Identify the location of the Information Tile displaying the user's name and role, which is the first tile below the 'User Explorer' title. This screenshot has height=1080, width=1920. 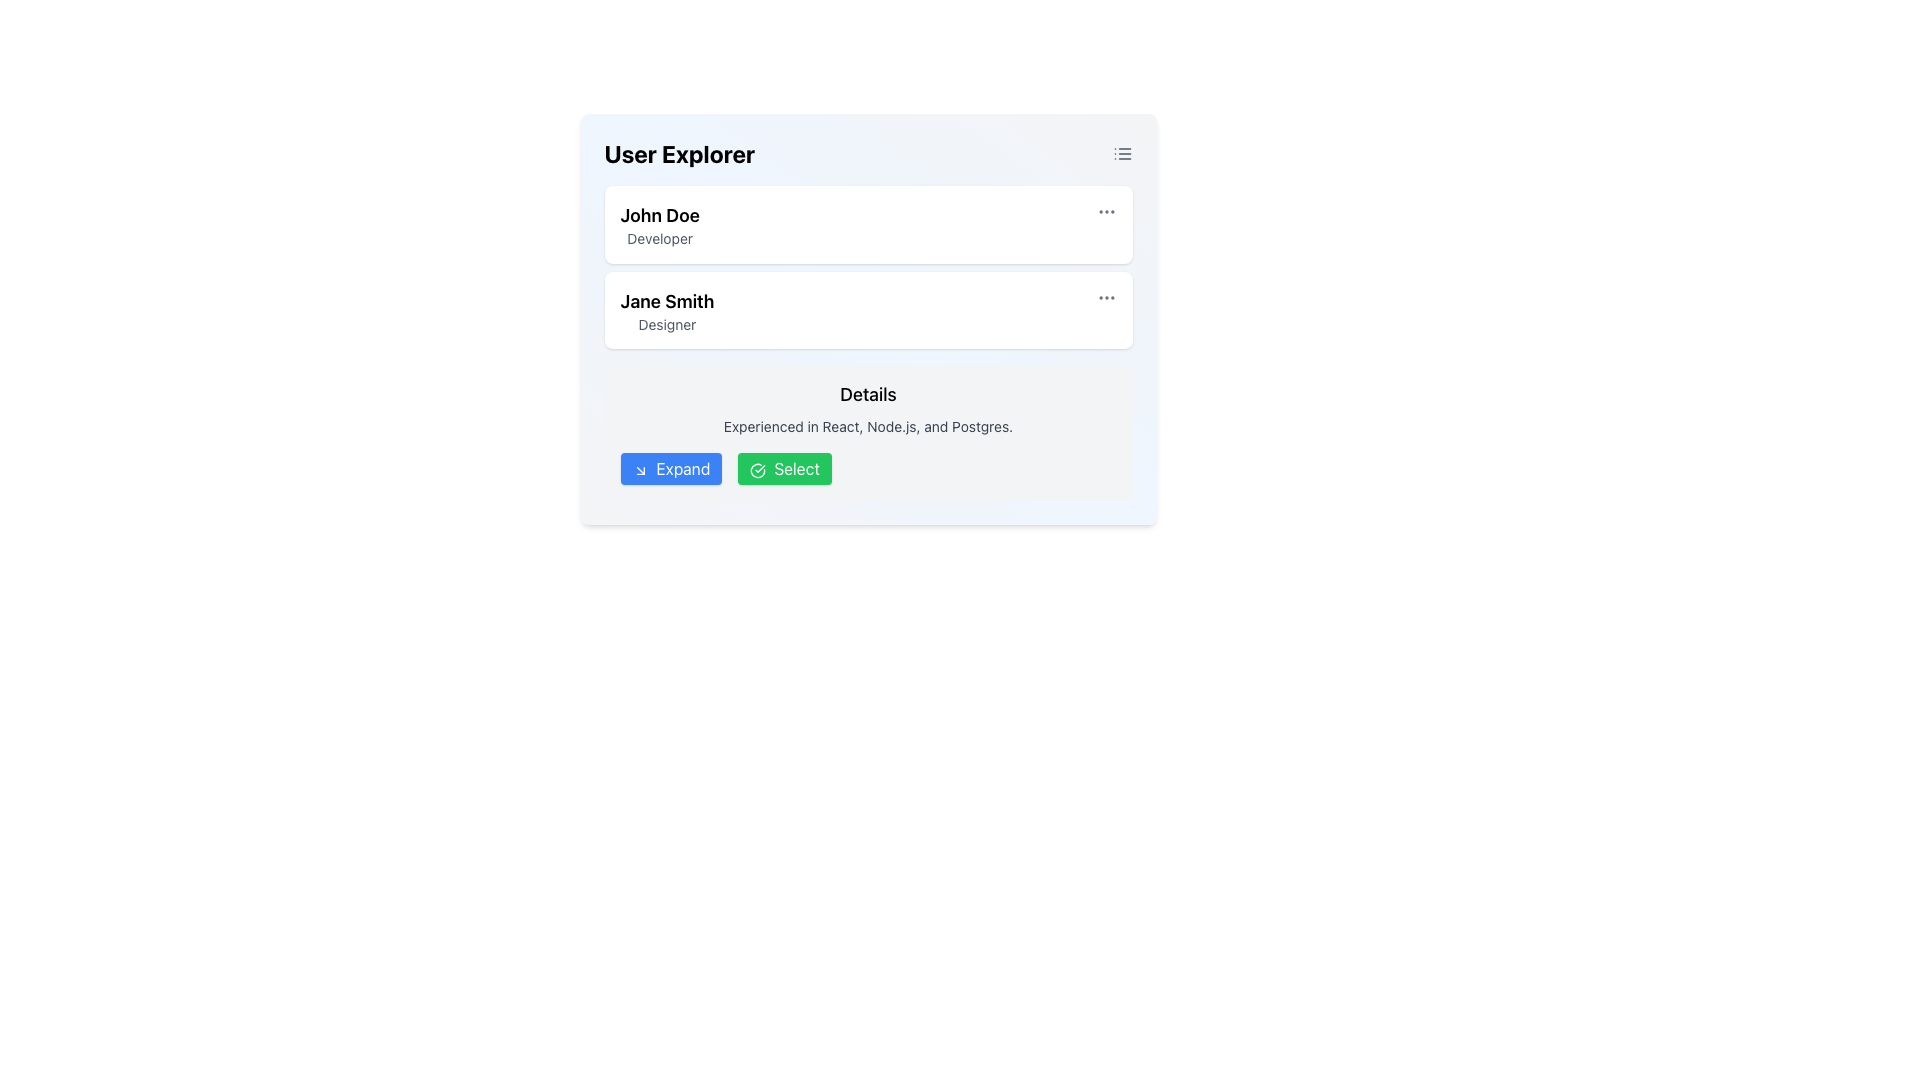
(868, 224).